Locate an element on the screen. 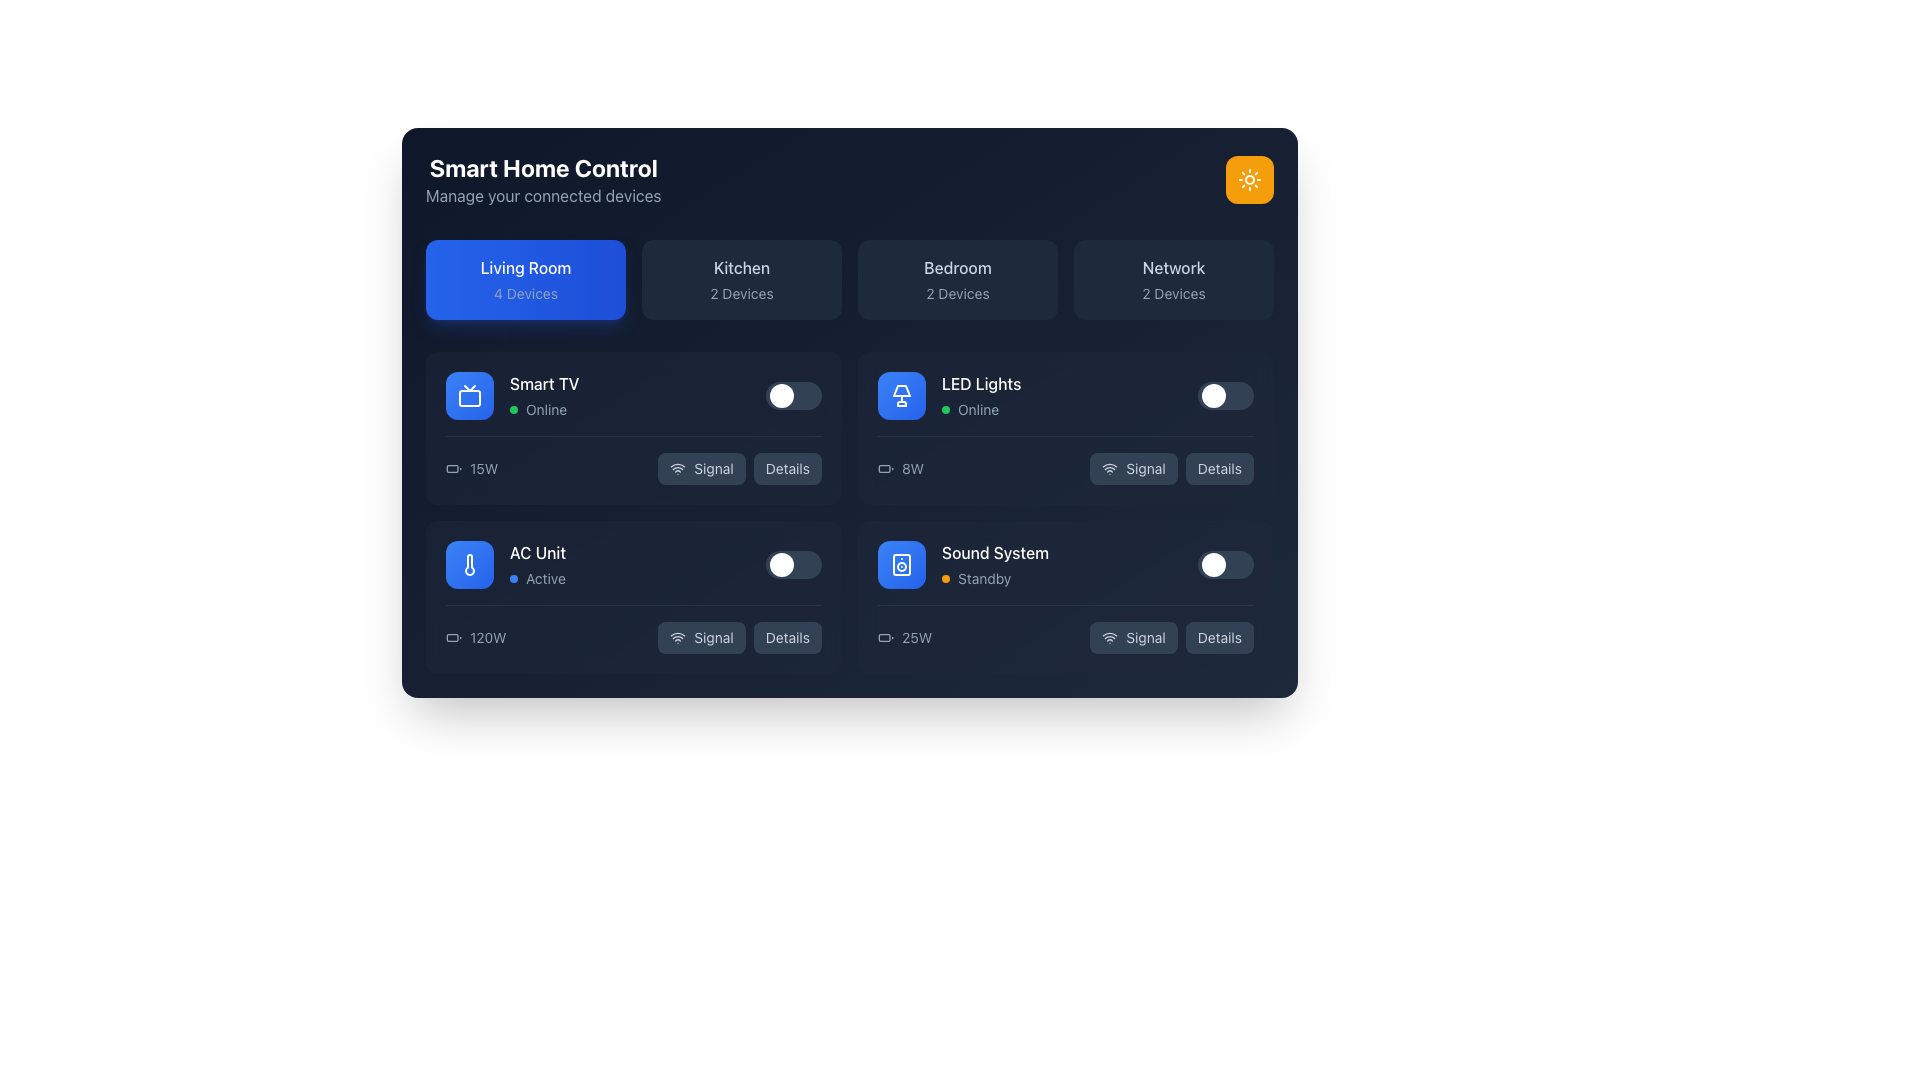 This screenshot has height=1080, width=1920. the text display that shows '2 Devices', which is located below the 'Bedroom' text in a card-like design with a dark background is located at coordinates (957, 293).